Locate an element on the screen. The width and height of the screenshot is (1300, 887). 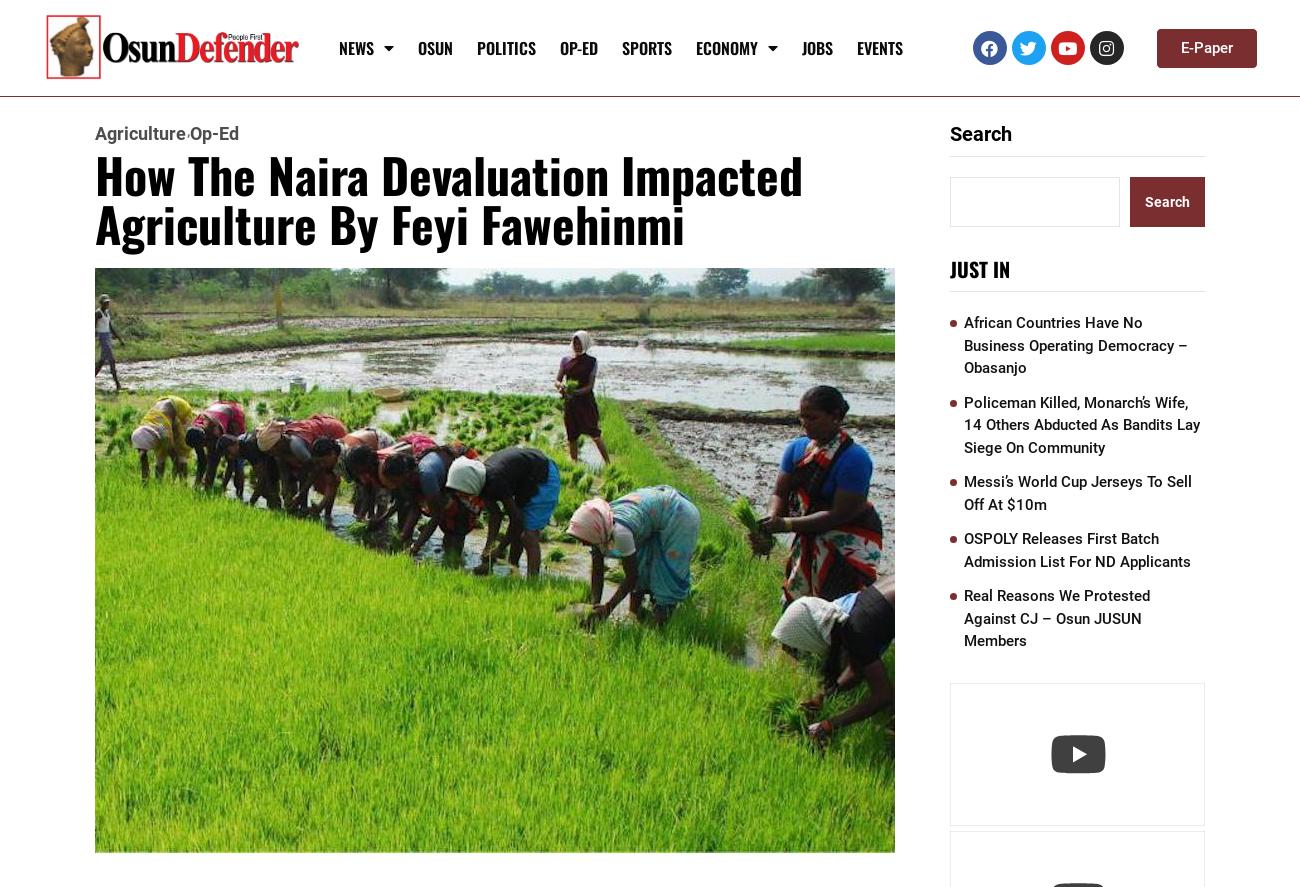
'Messi’s World Cup Jerseys To Sell Off At $10m' is located at coordinates (1077, 491).